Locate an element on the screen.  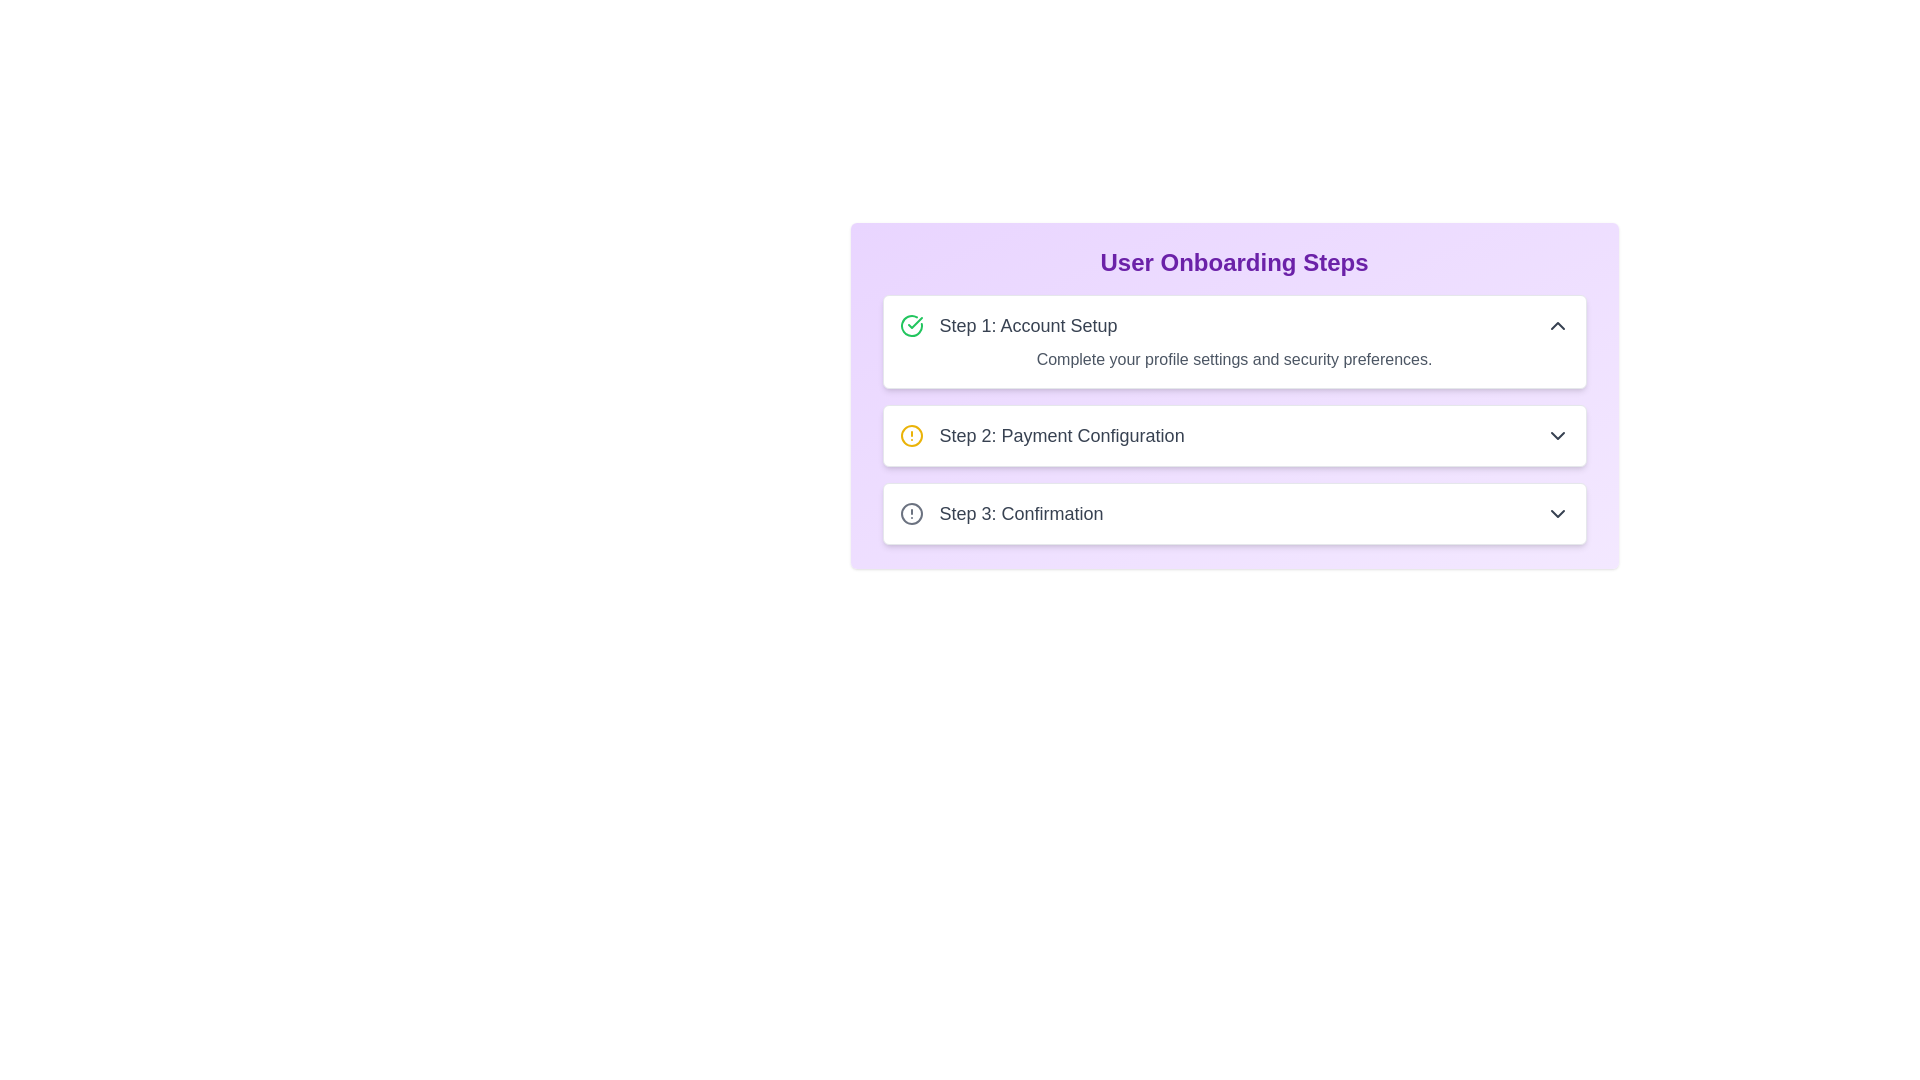
the Collapsible section header displaying 'Step 1: Account Setup' to activate it is located at coordinates (1233, 325).